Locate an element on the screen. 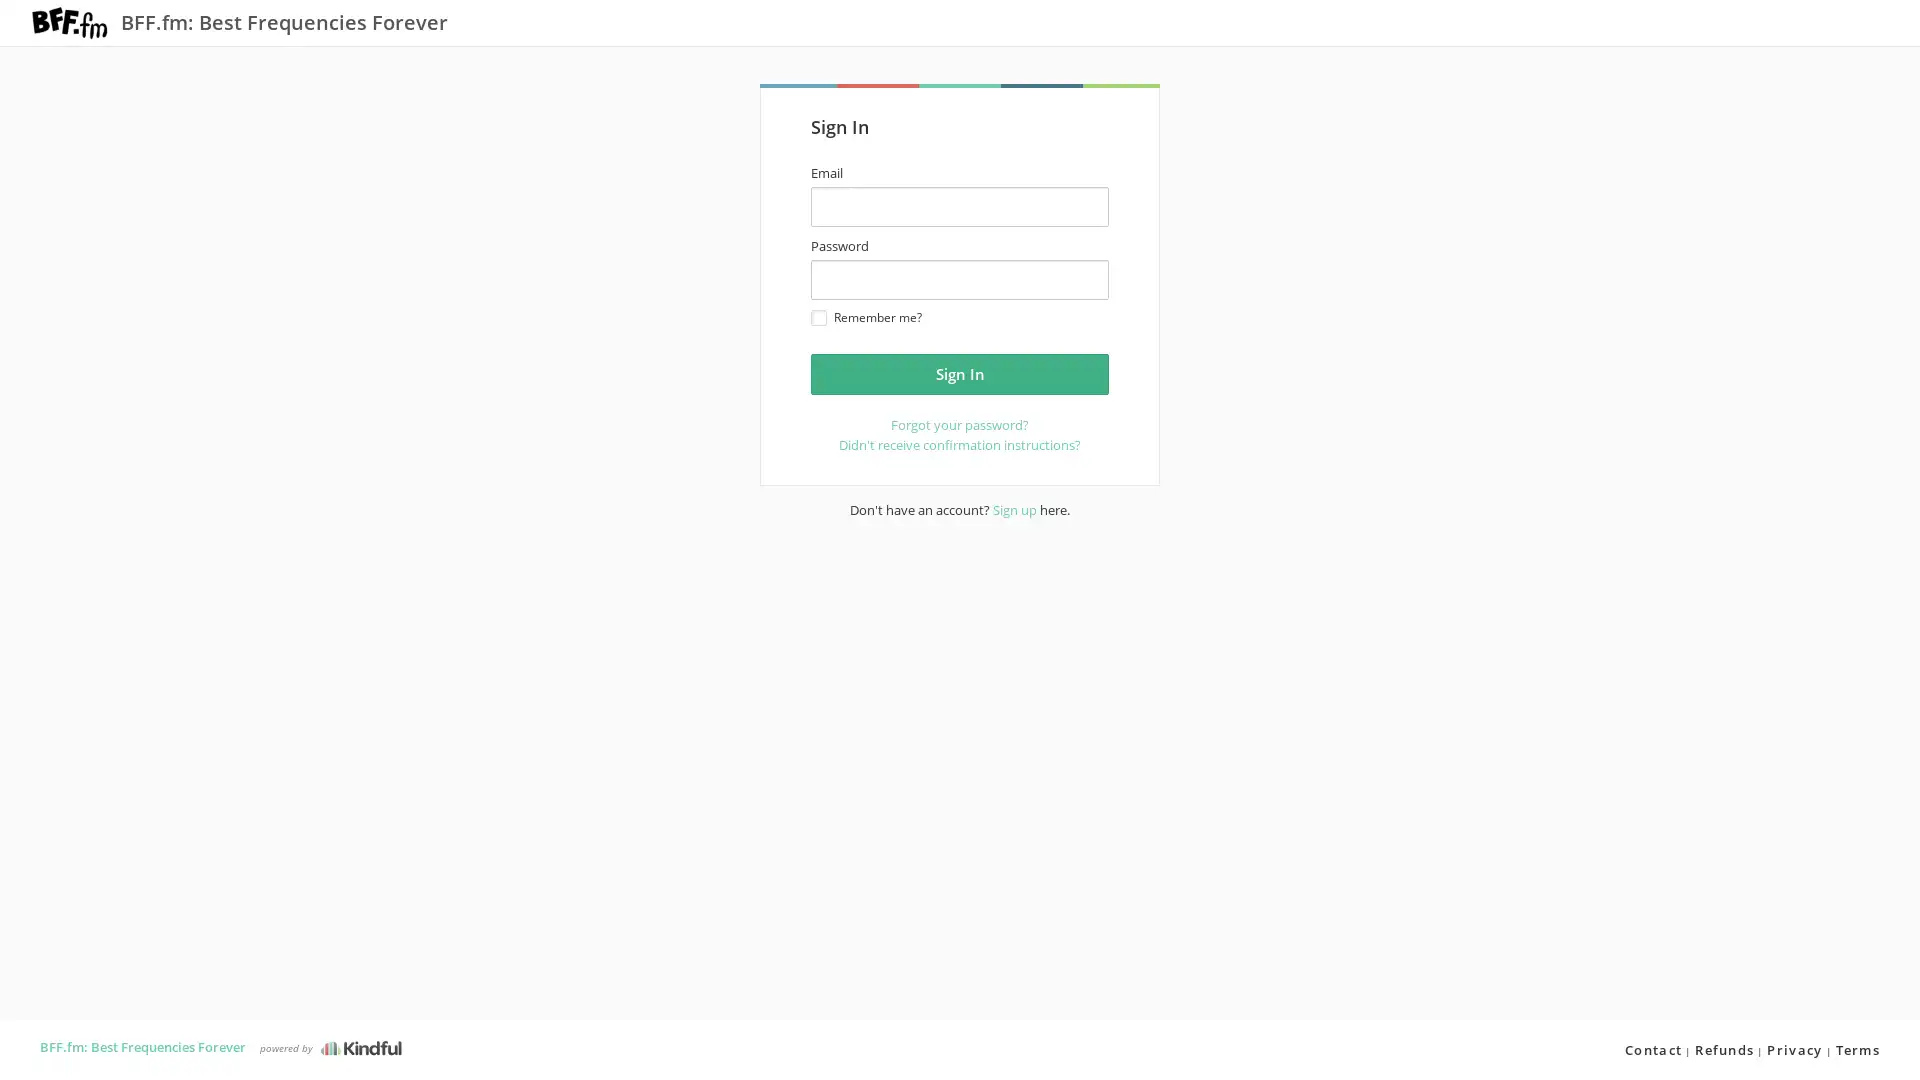 The image size is (1920, 1080). Sign In is located at coordinates (960, 373).